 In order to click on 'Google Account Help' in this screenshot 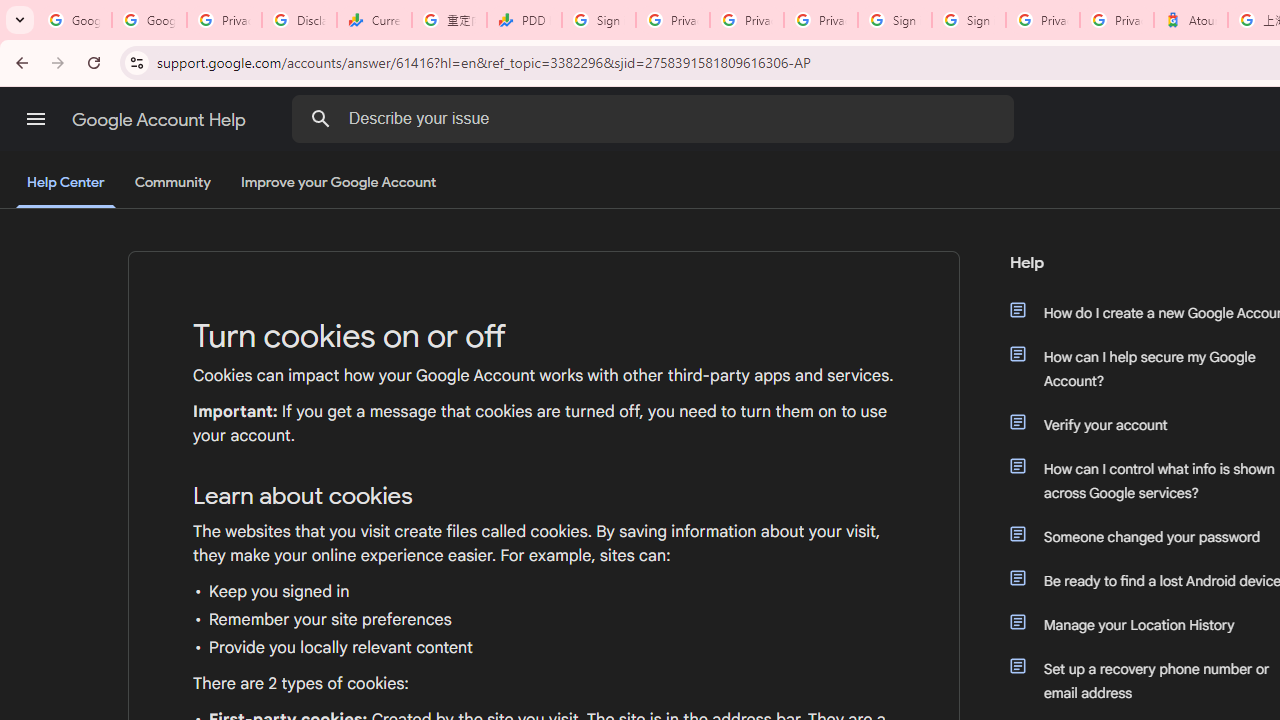, I will do `click(160, 119)`.